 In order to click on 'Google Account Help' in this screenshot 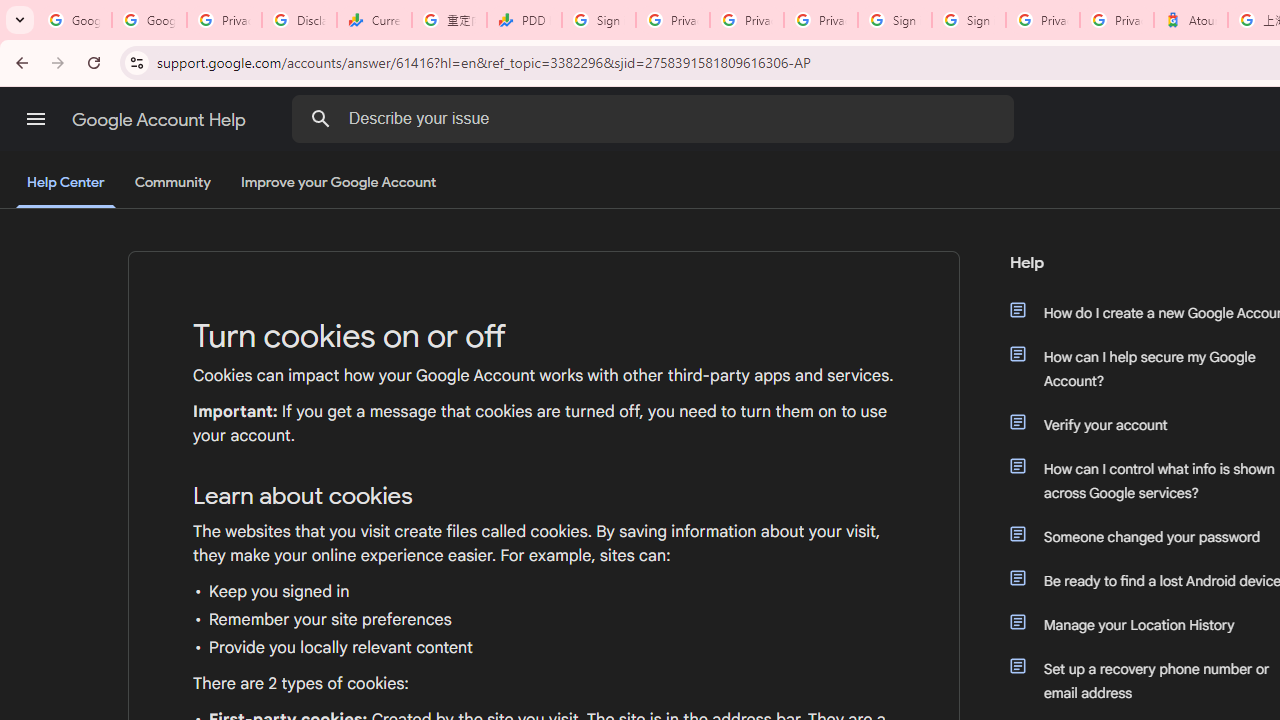, I will do `click(160, 119)`.